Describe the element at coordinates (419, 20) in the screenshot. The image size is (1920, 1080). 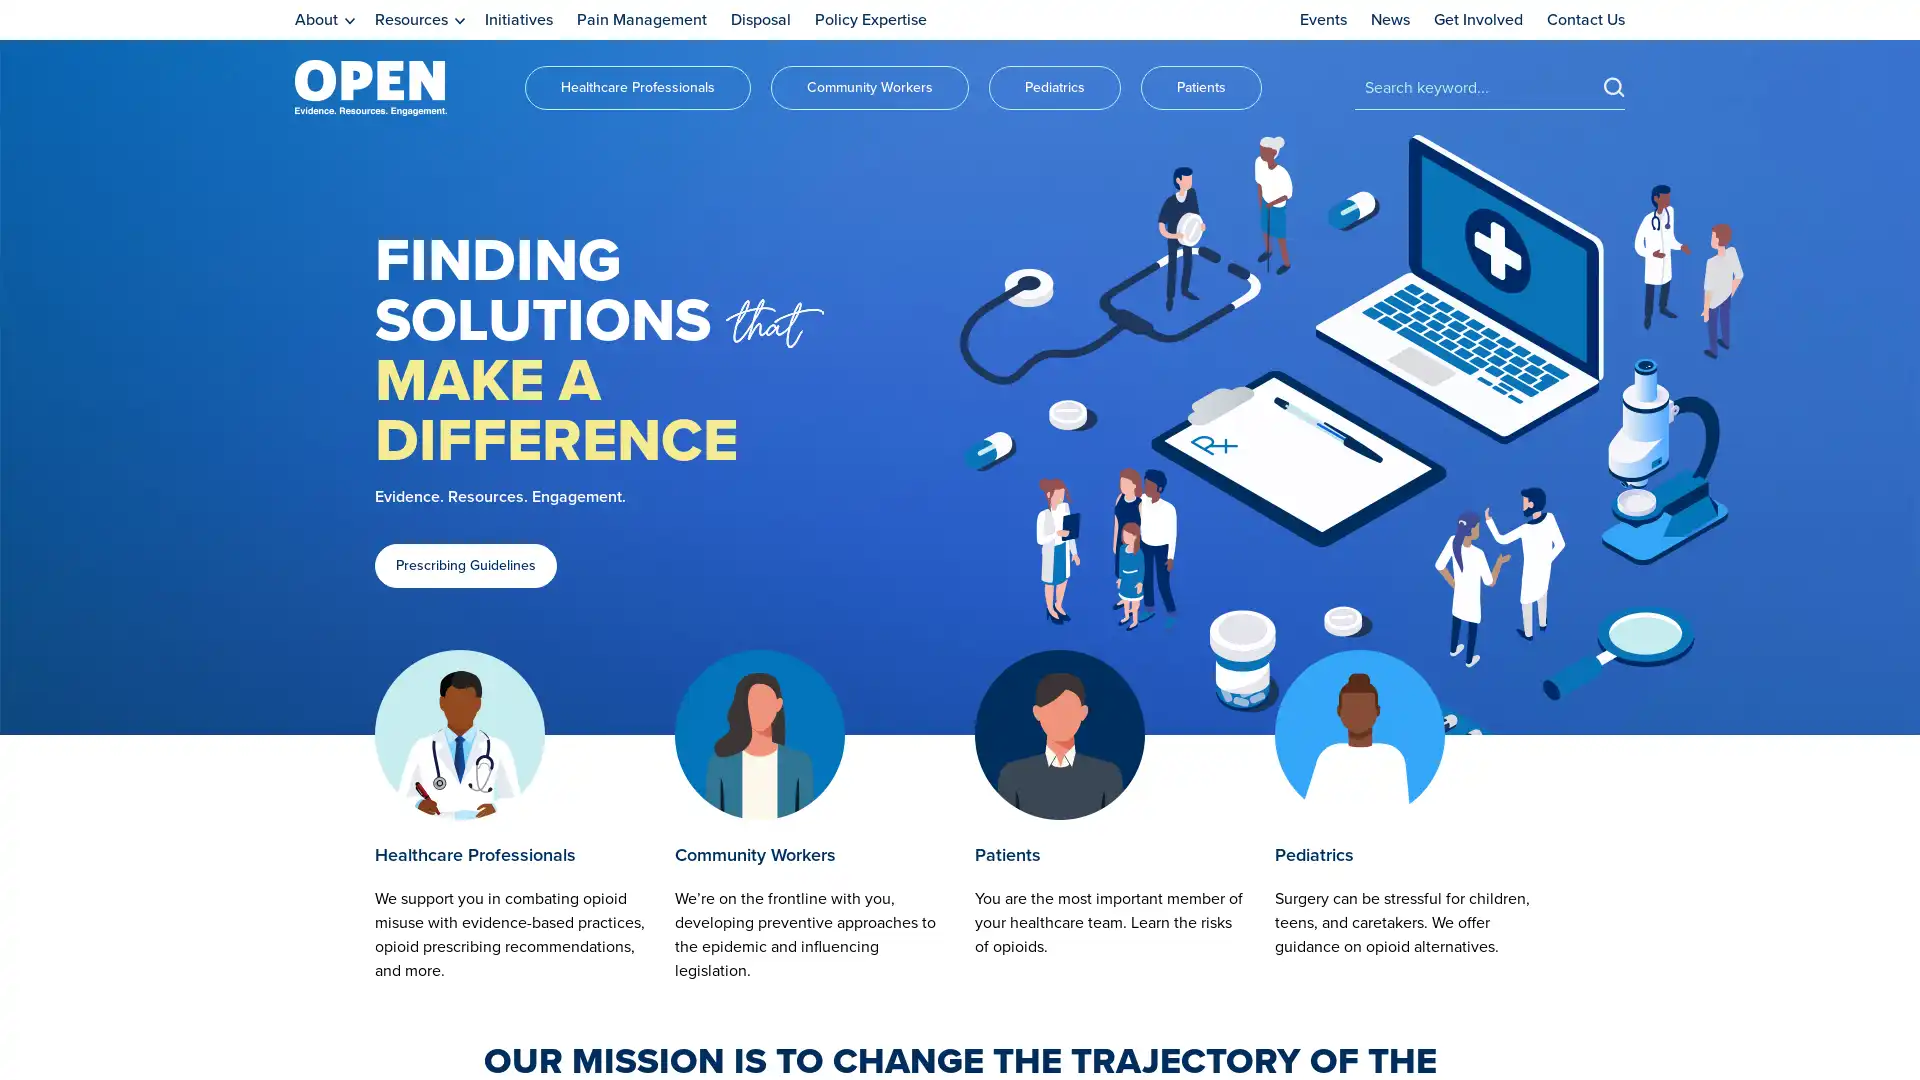
I see `Resources` at that location.